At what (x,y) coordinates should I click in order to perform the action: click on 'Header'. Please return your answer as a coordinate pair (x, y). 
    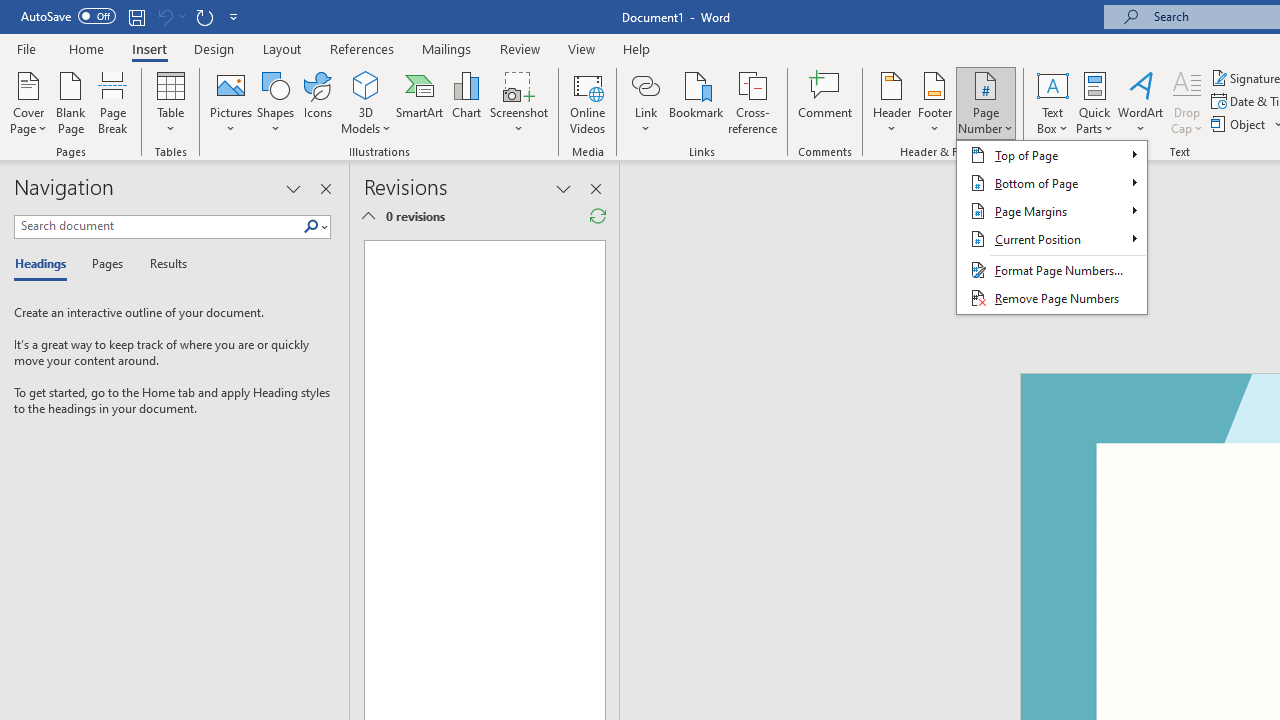
    Looking at the image, I should click on (891, 103).